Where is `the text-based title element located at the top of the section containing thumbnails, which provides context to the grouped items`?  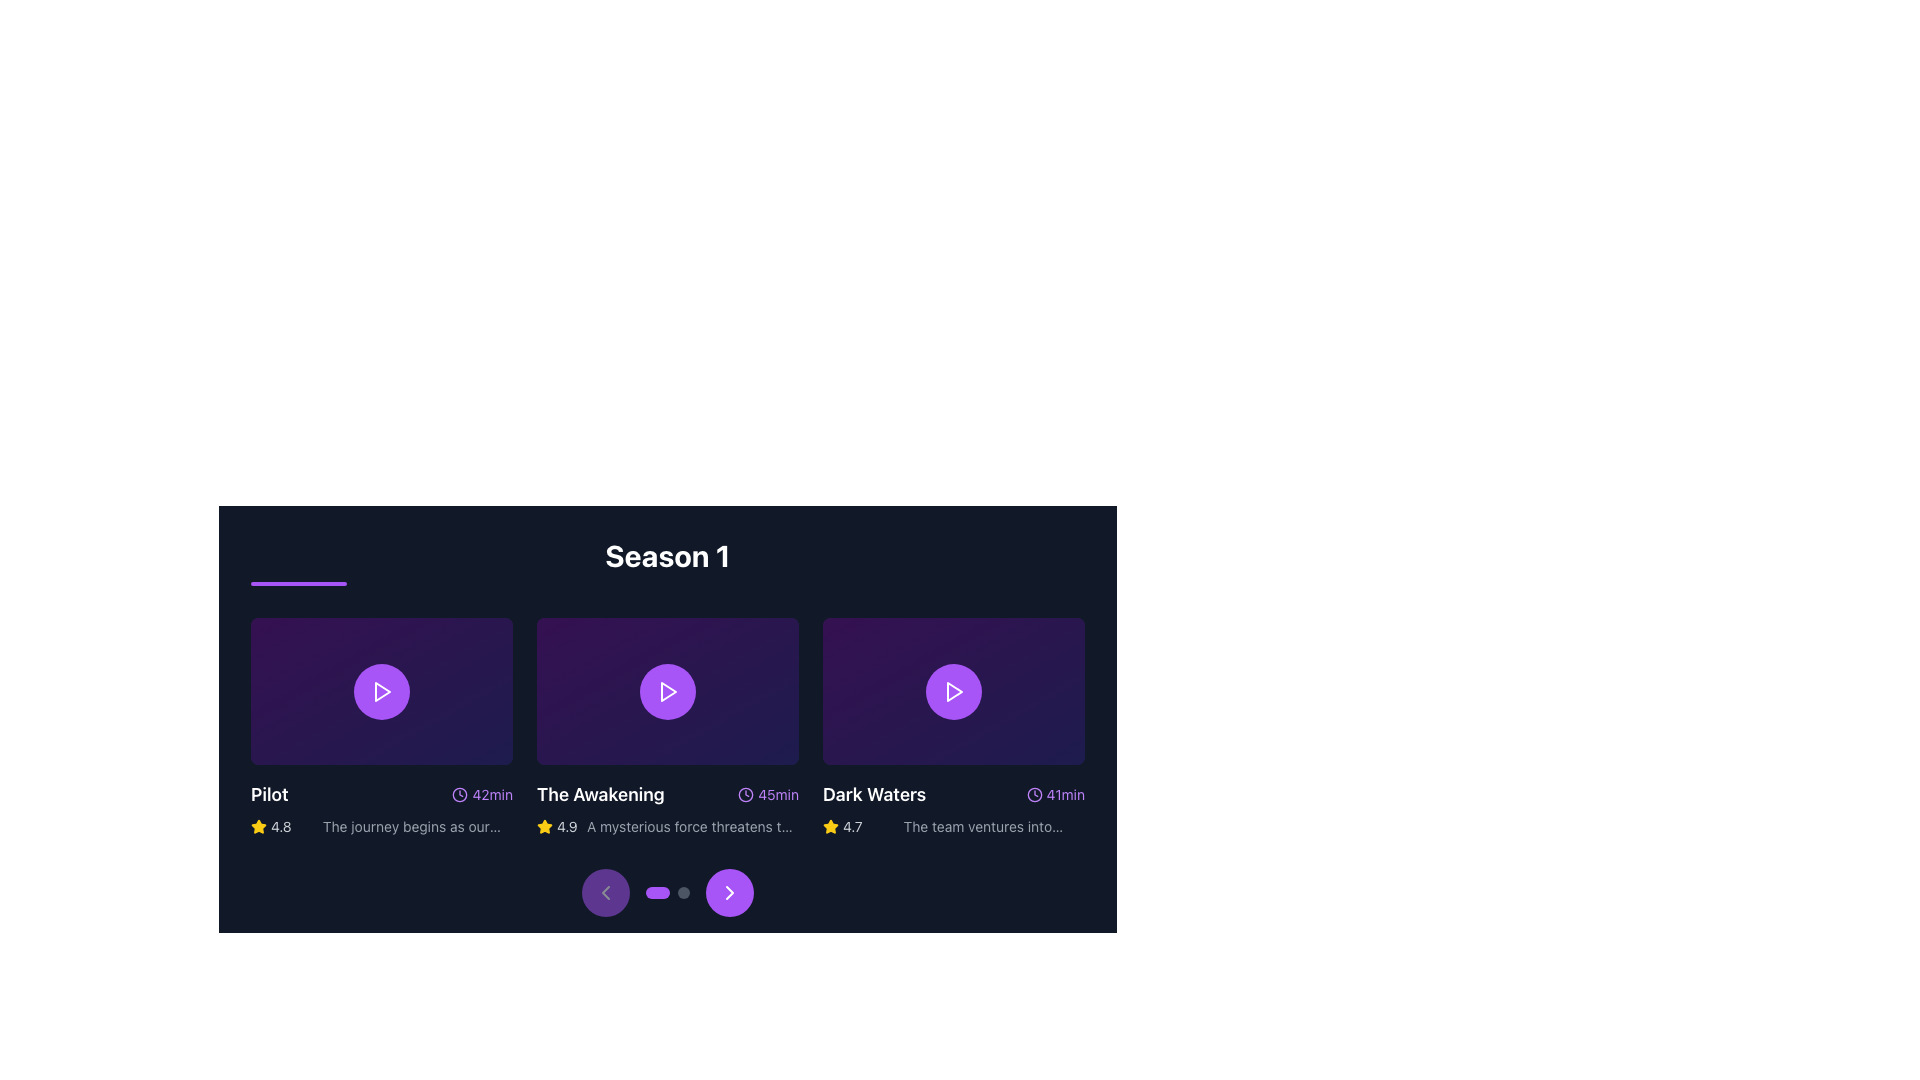
the text-based title element located at the top of the section containing thumbnails, which provides context to the grouped items is located at coordinates (667, 555).